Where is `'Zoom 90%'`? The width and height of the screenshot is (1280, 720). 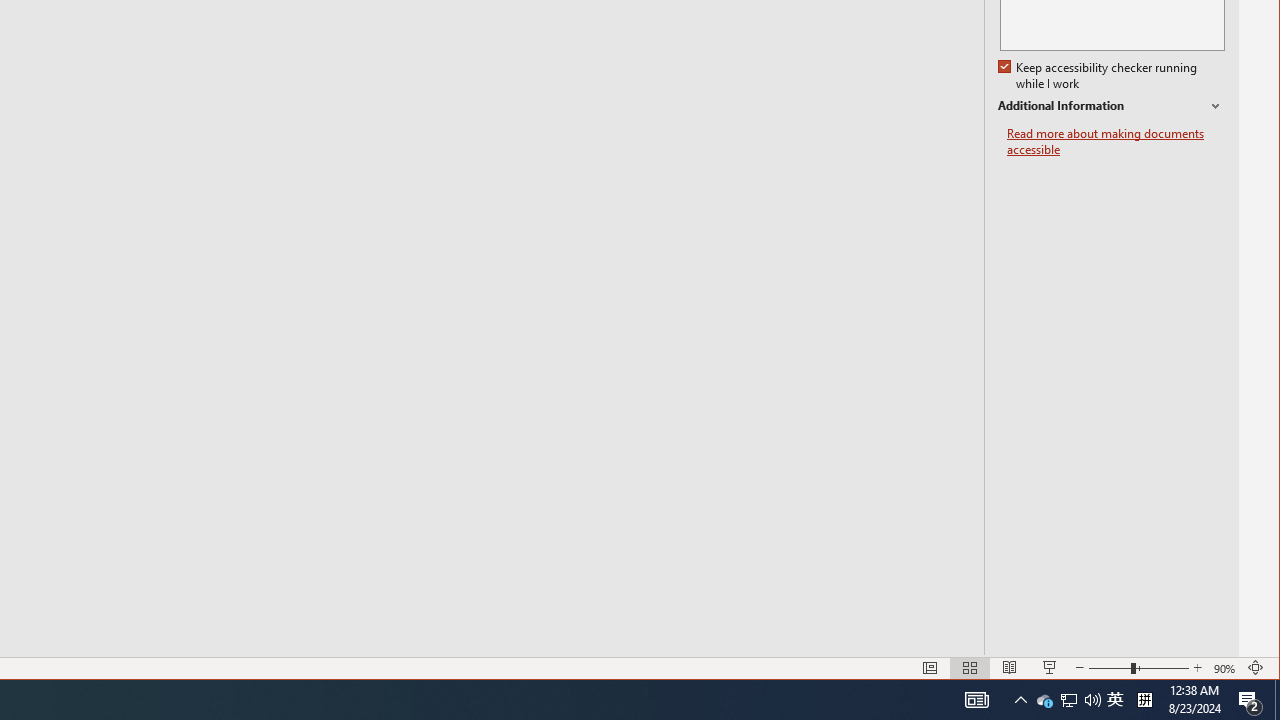
'Zoom 90%' is located at coordinates (1224, 668).